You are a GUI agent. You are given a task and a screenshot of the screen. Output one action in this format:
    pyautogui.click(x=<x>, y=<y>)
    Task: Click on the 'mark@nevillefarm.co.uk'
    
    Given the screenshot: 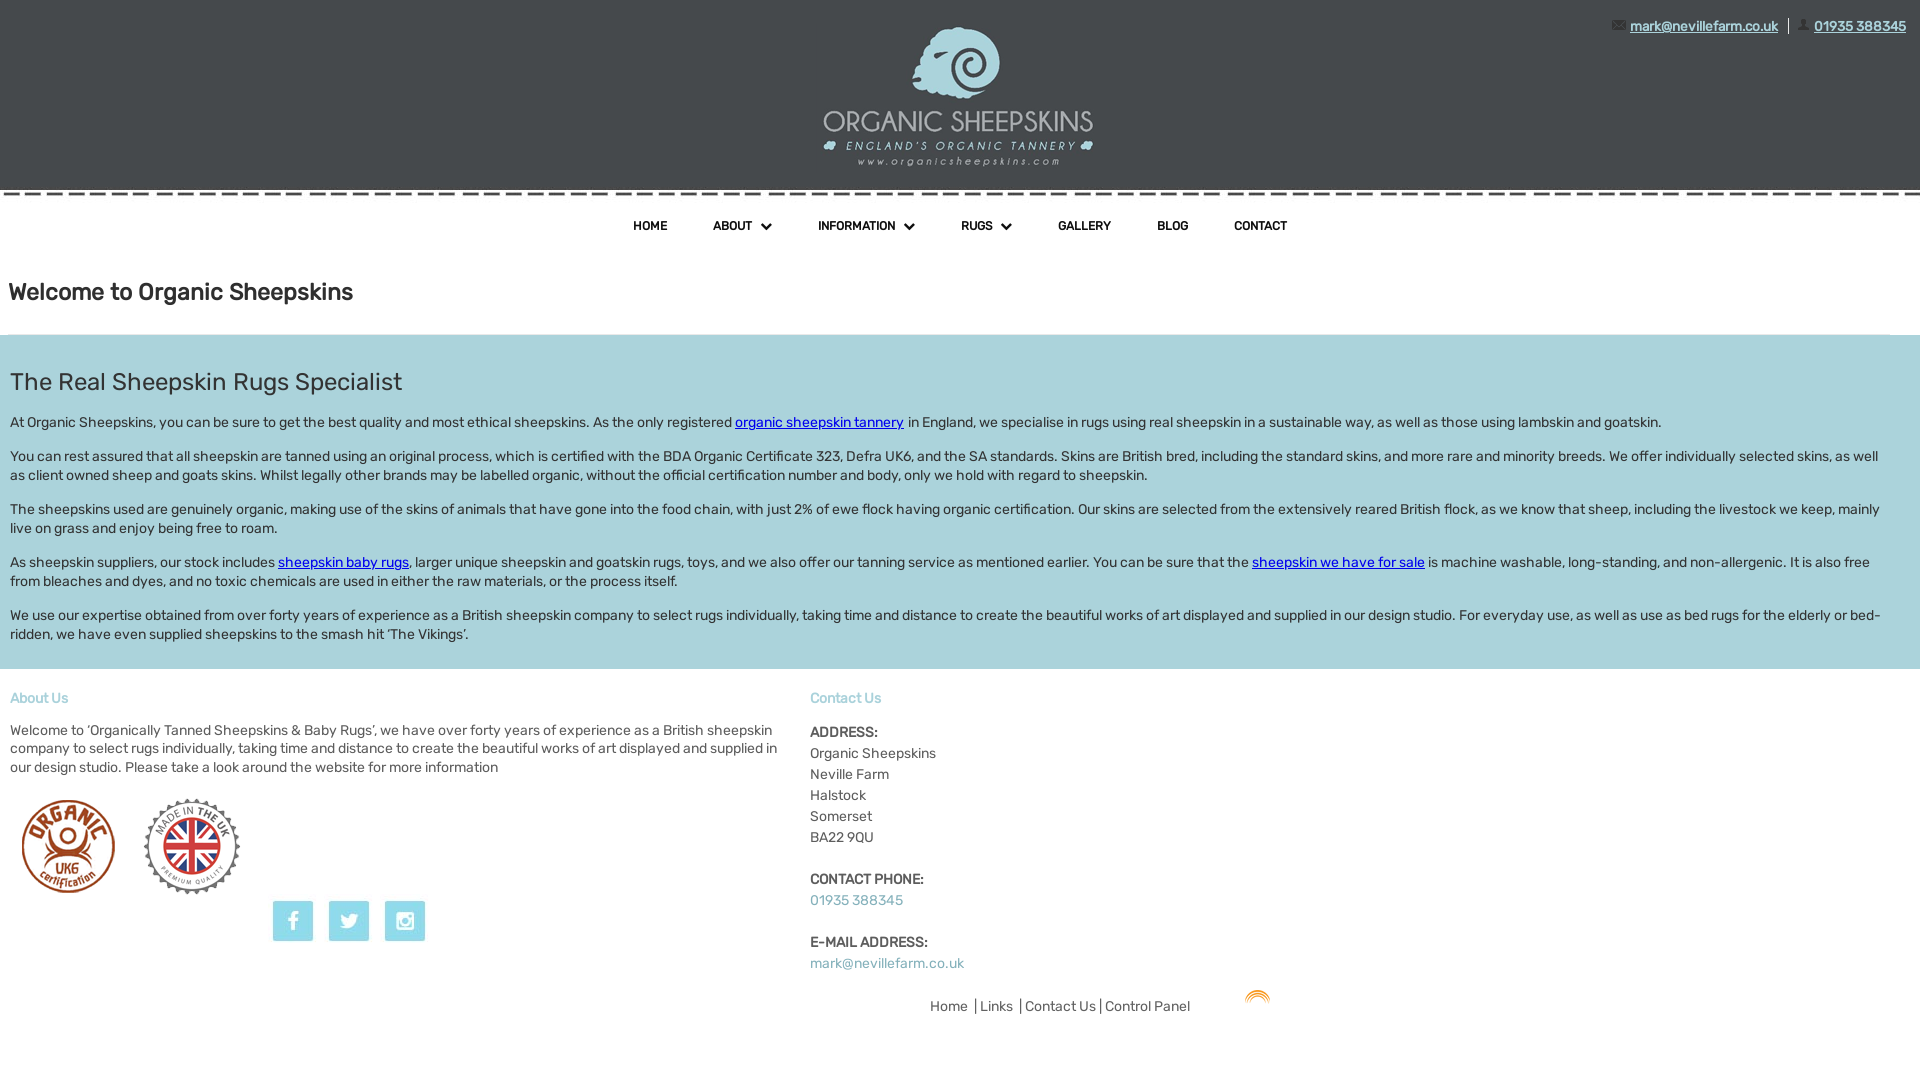 What is the action you would take?
    pyautogui.click(x=1630, y=26)
    